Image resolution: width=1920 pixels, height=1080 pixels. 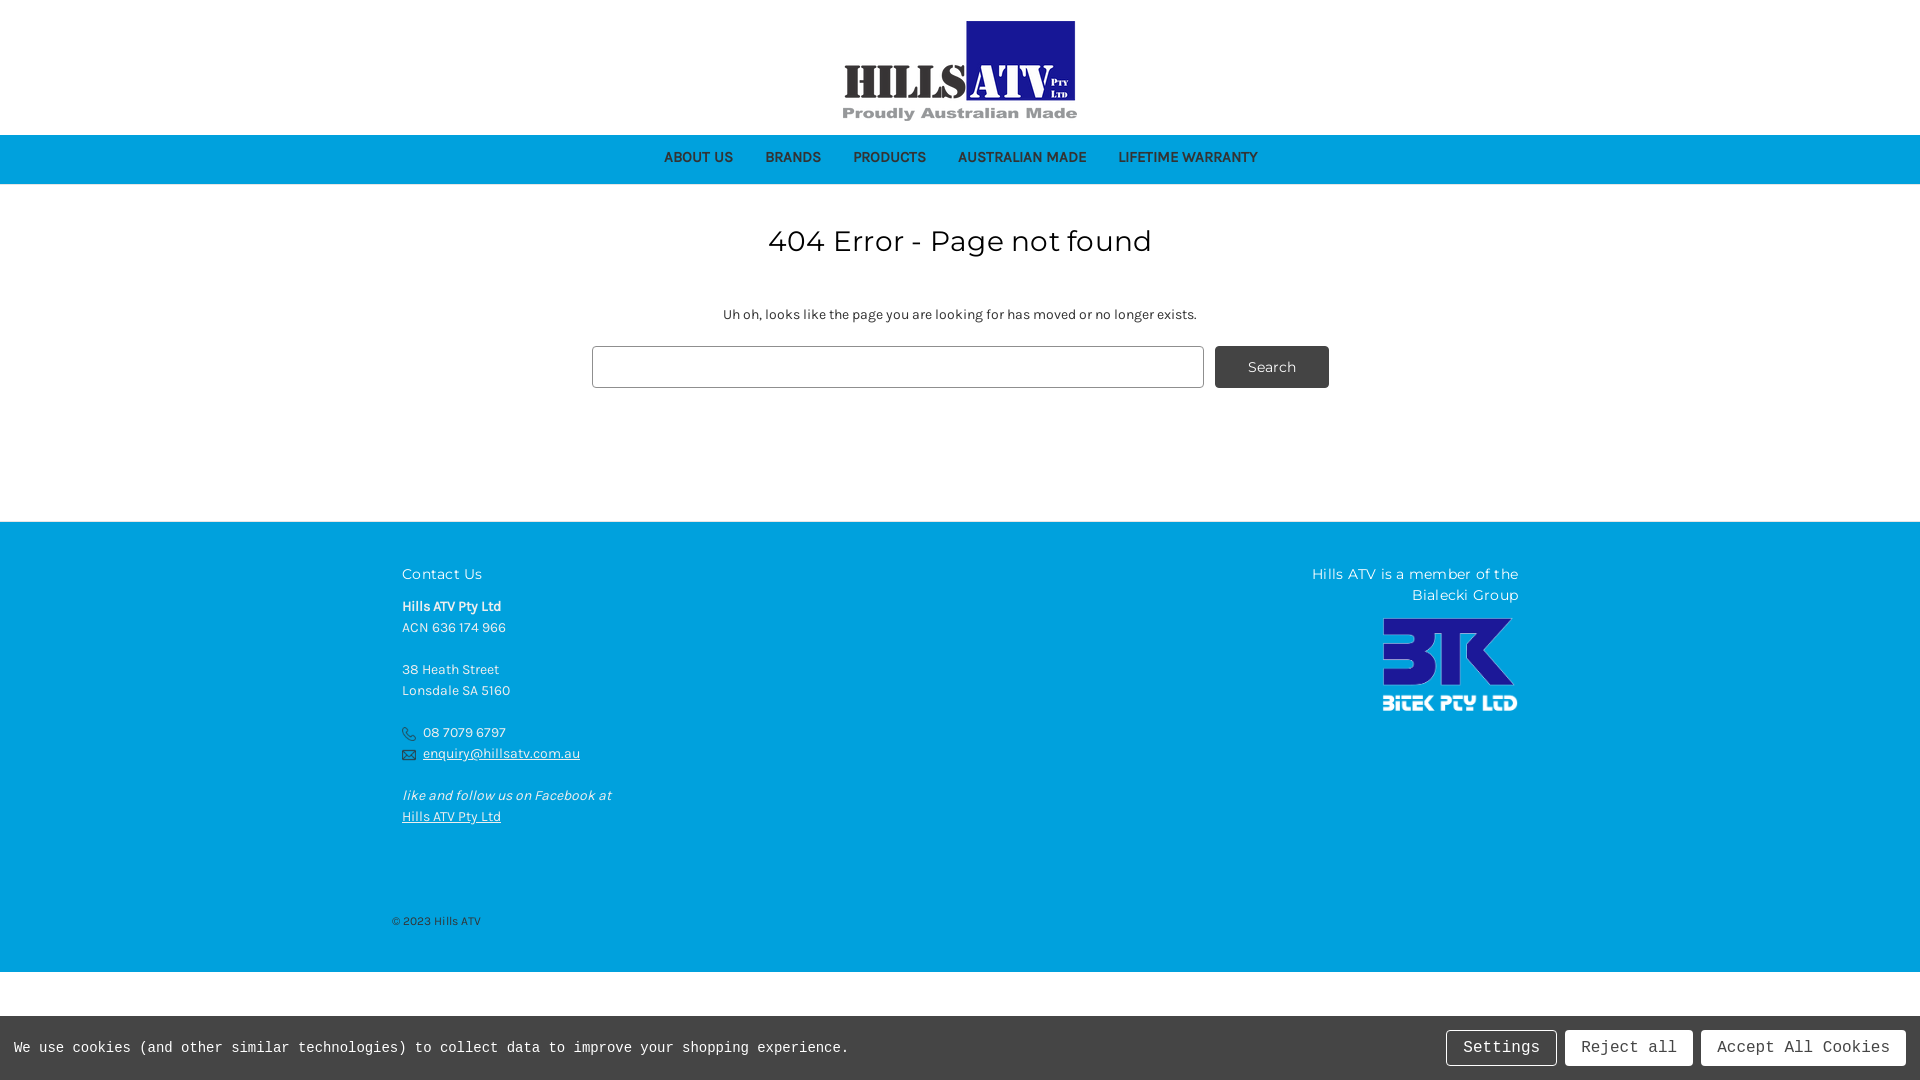 I want to click on 'Accept All Cookies', so click(x=1803, y=1047).